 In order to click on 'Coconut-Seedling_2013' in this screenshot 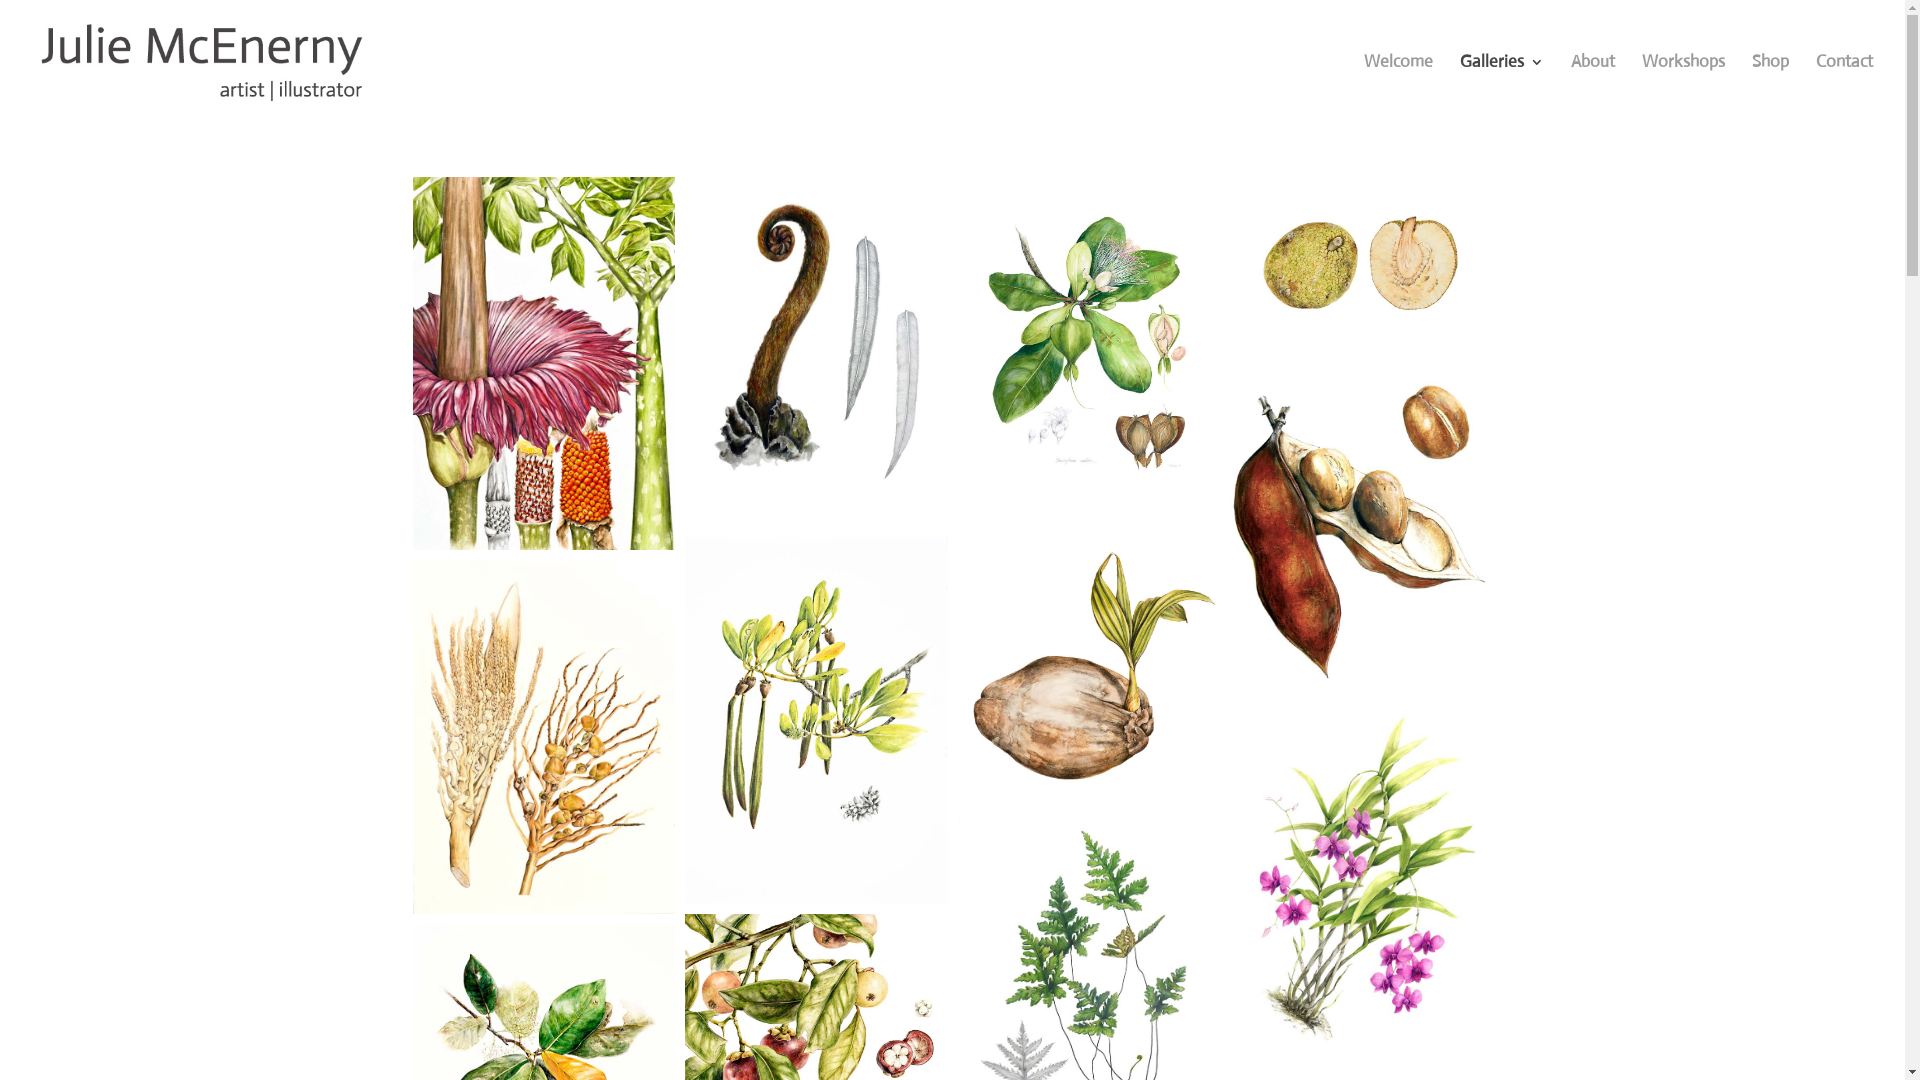, I will do `click(957, 670)`.